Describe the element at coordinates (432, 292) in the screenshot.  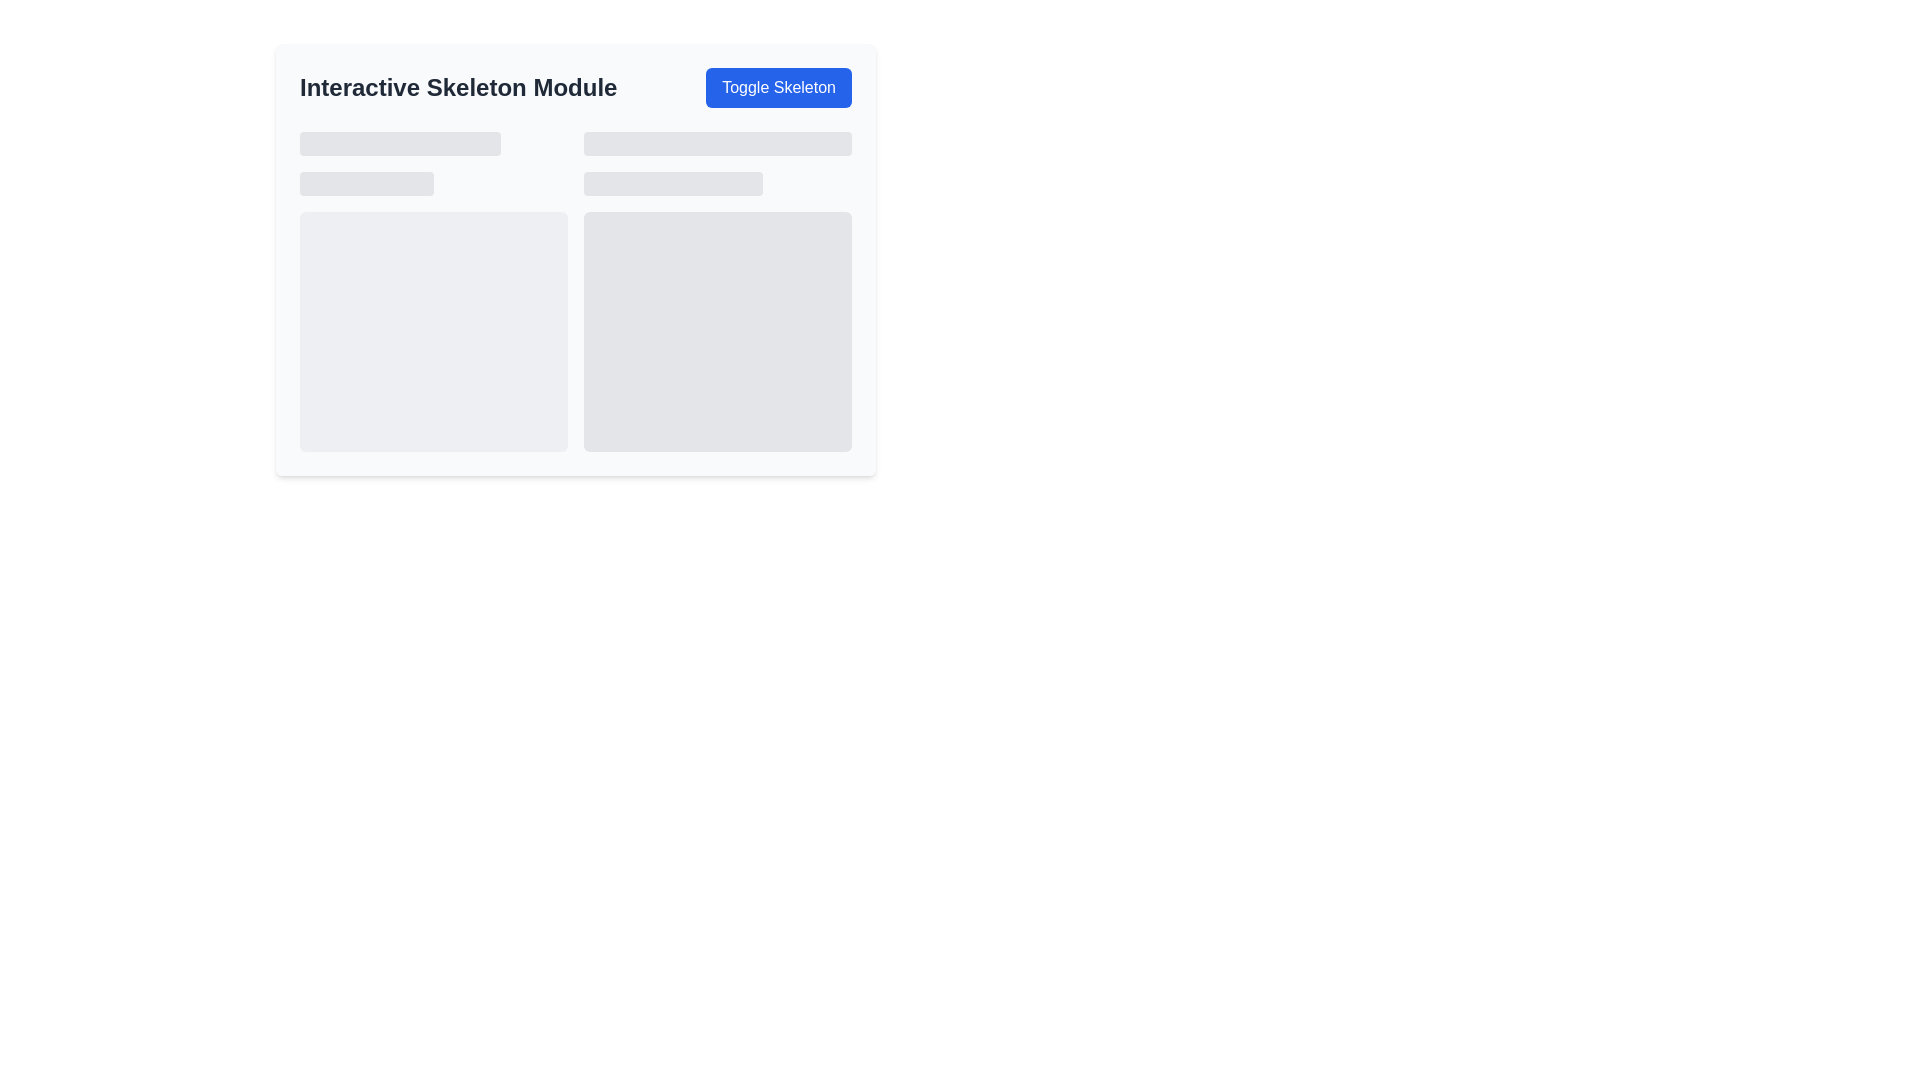
I see `the visual placeholder or skeleton loader with a gray background and rounded corners, located in the left column of a two-column grid layout` at that location.